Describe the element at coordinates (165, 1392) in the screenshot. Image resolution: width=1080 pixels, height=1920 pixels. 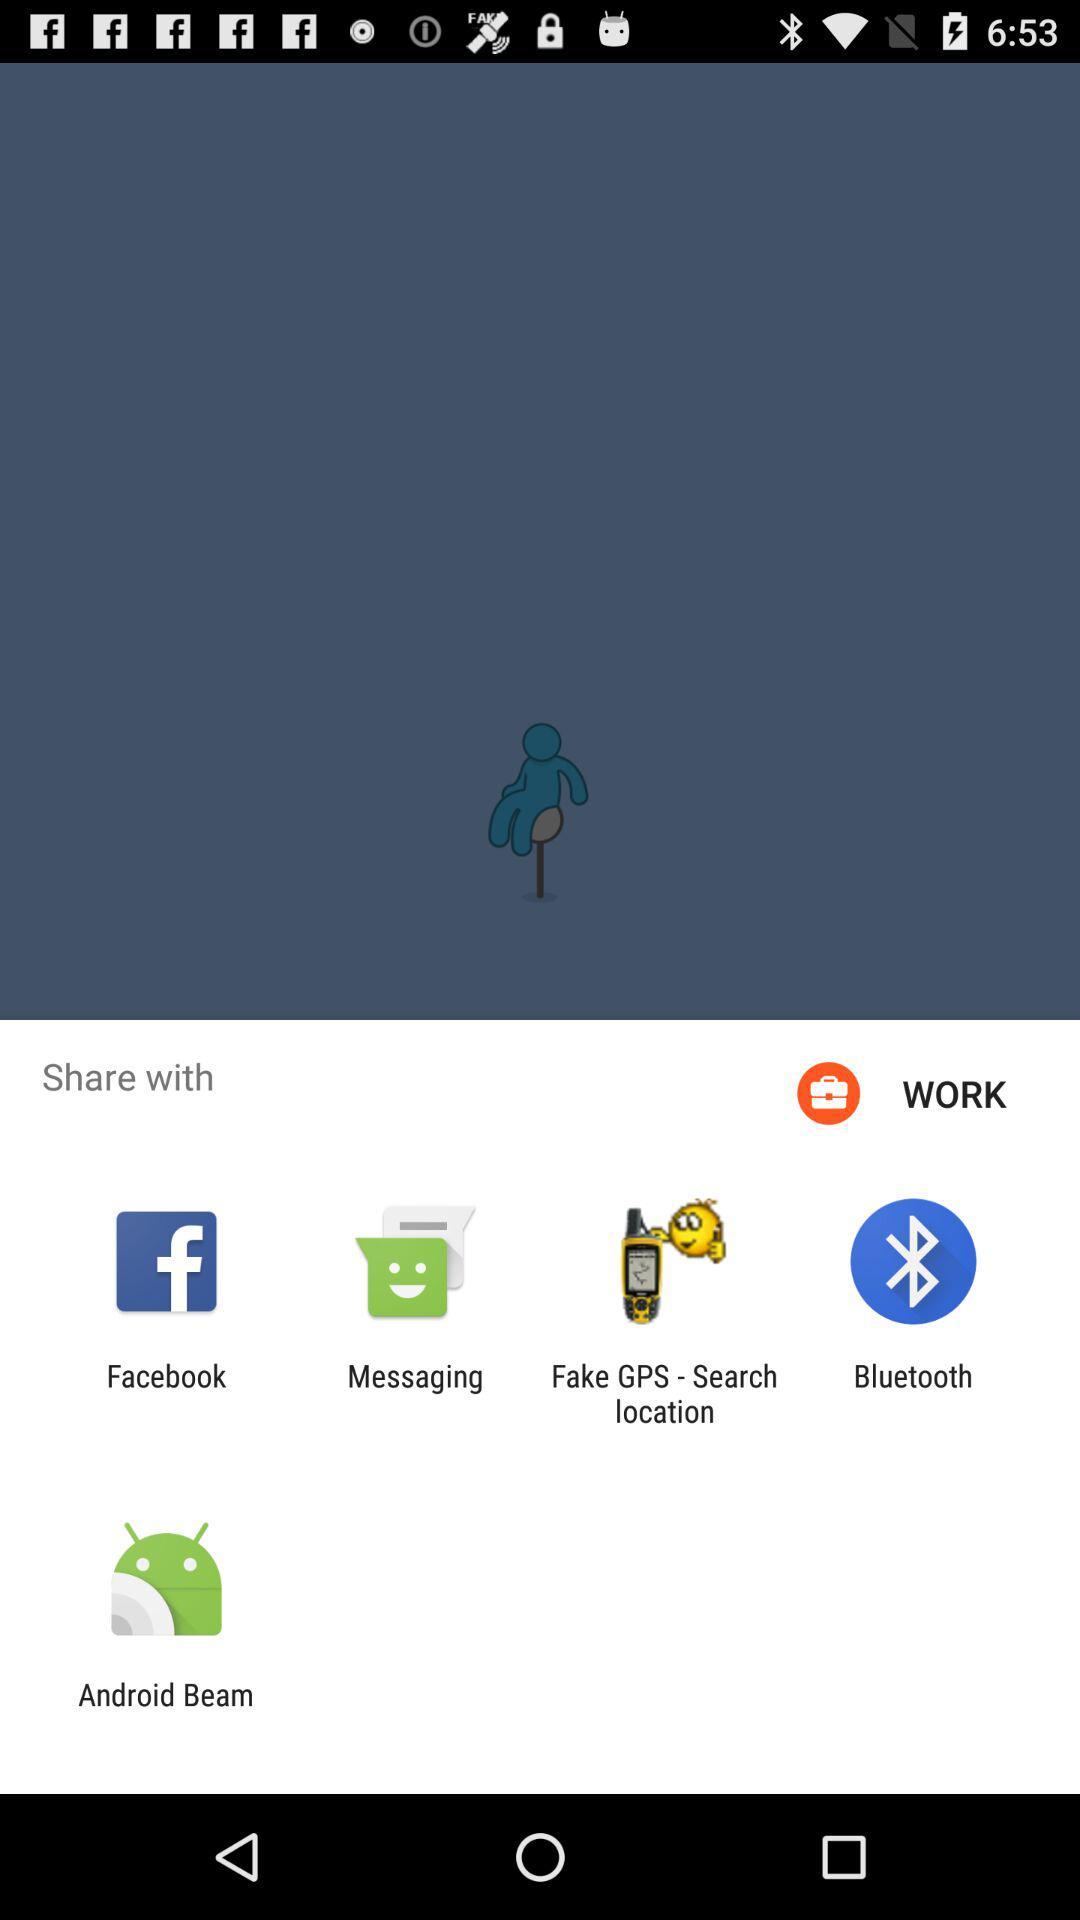
I see `the icon next to the messaging` at that location.